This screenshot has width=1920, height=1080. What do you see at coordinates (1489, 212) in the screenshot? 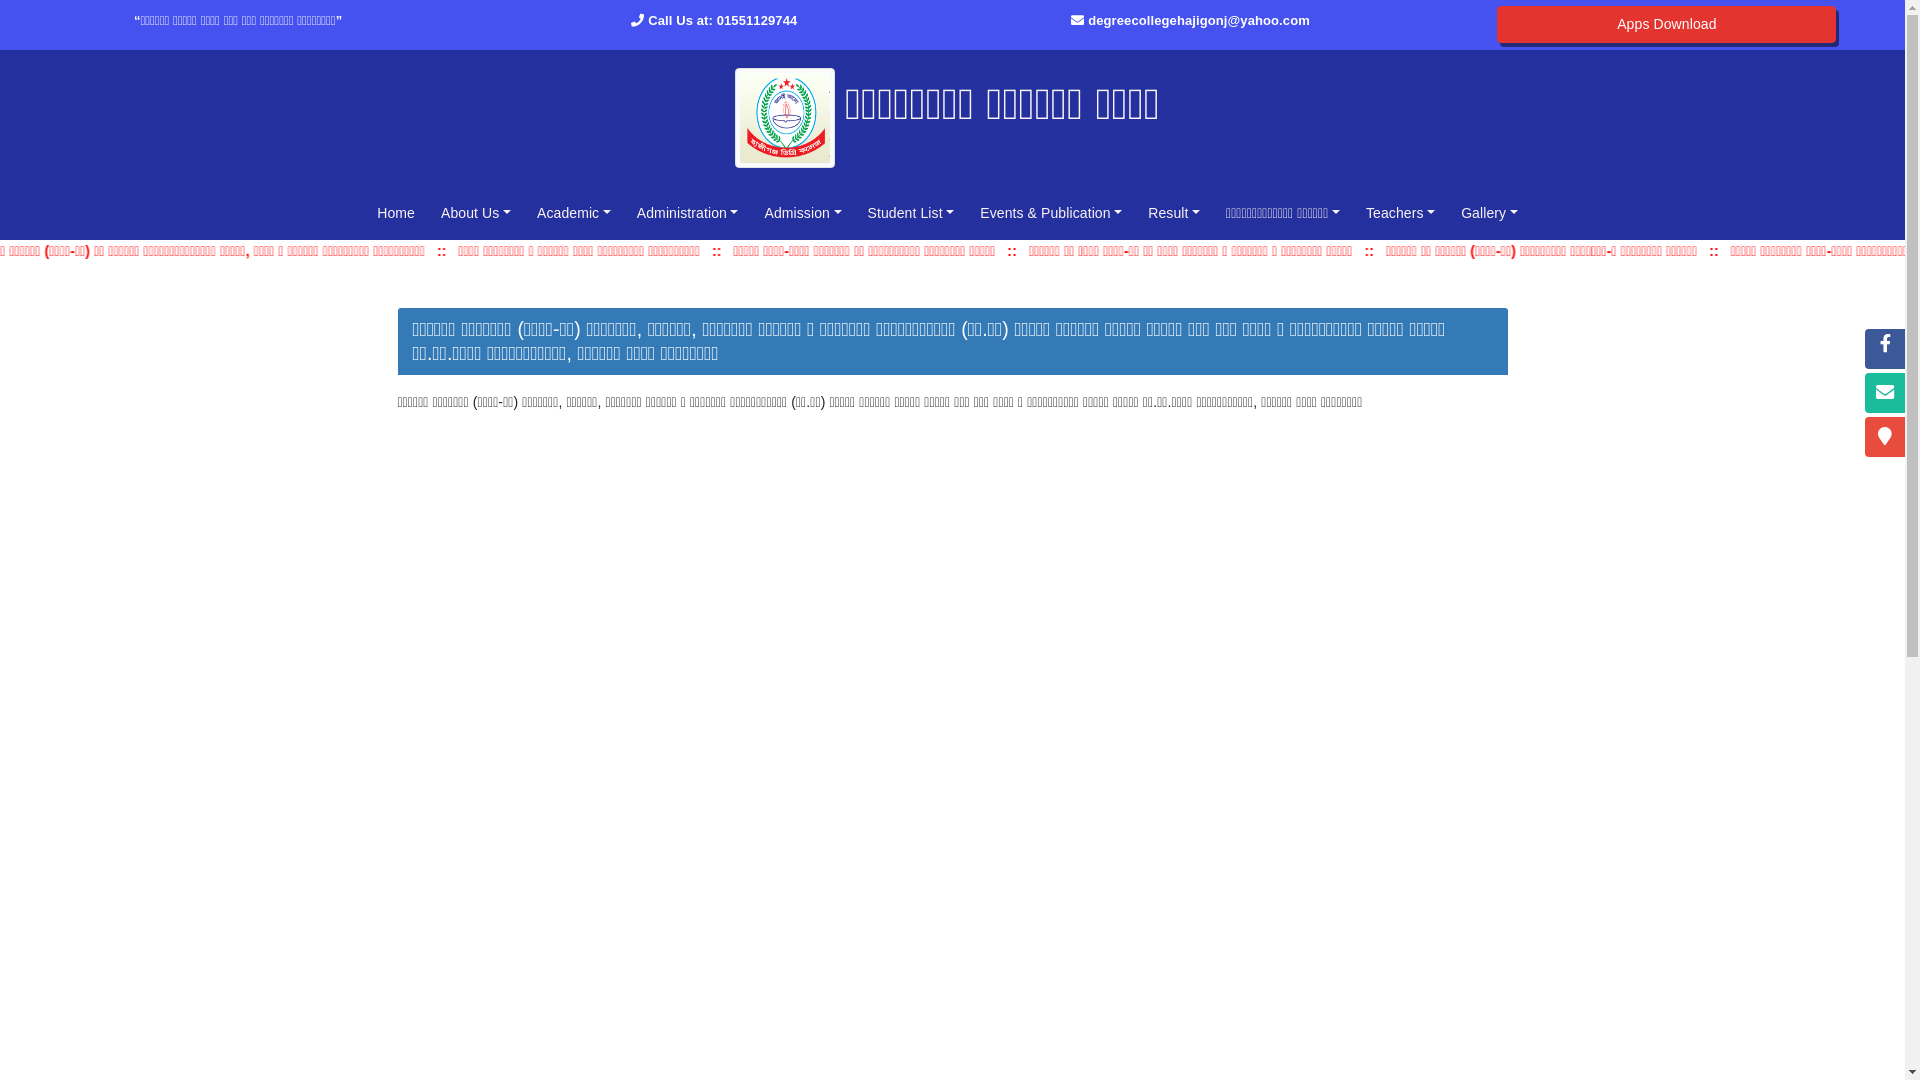
I see `'Gallery'` at bounding box center [1489, 212].